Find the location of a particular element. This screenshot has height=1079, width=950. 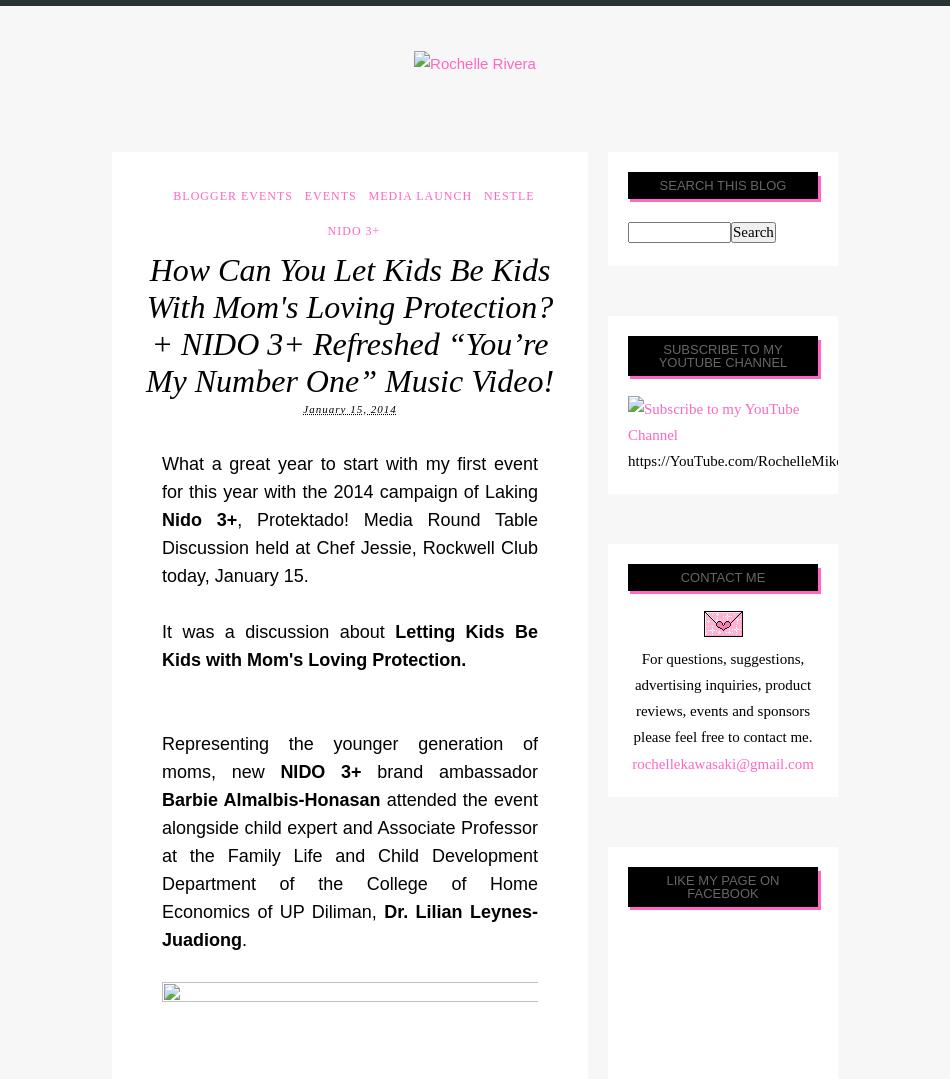

', Protektado! Media Round Table Discussion held at Chef Jessie, Rockwell Club today, January 15.' is located at coordinates (348, 546).